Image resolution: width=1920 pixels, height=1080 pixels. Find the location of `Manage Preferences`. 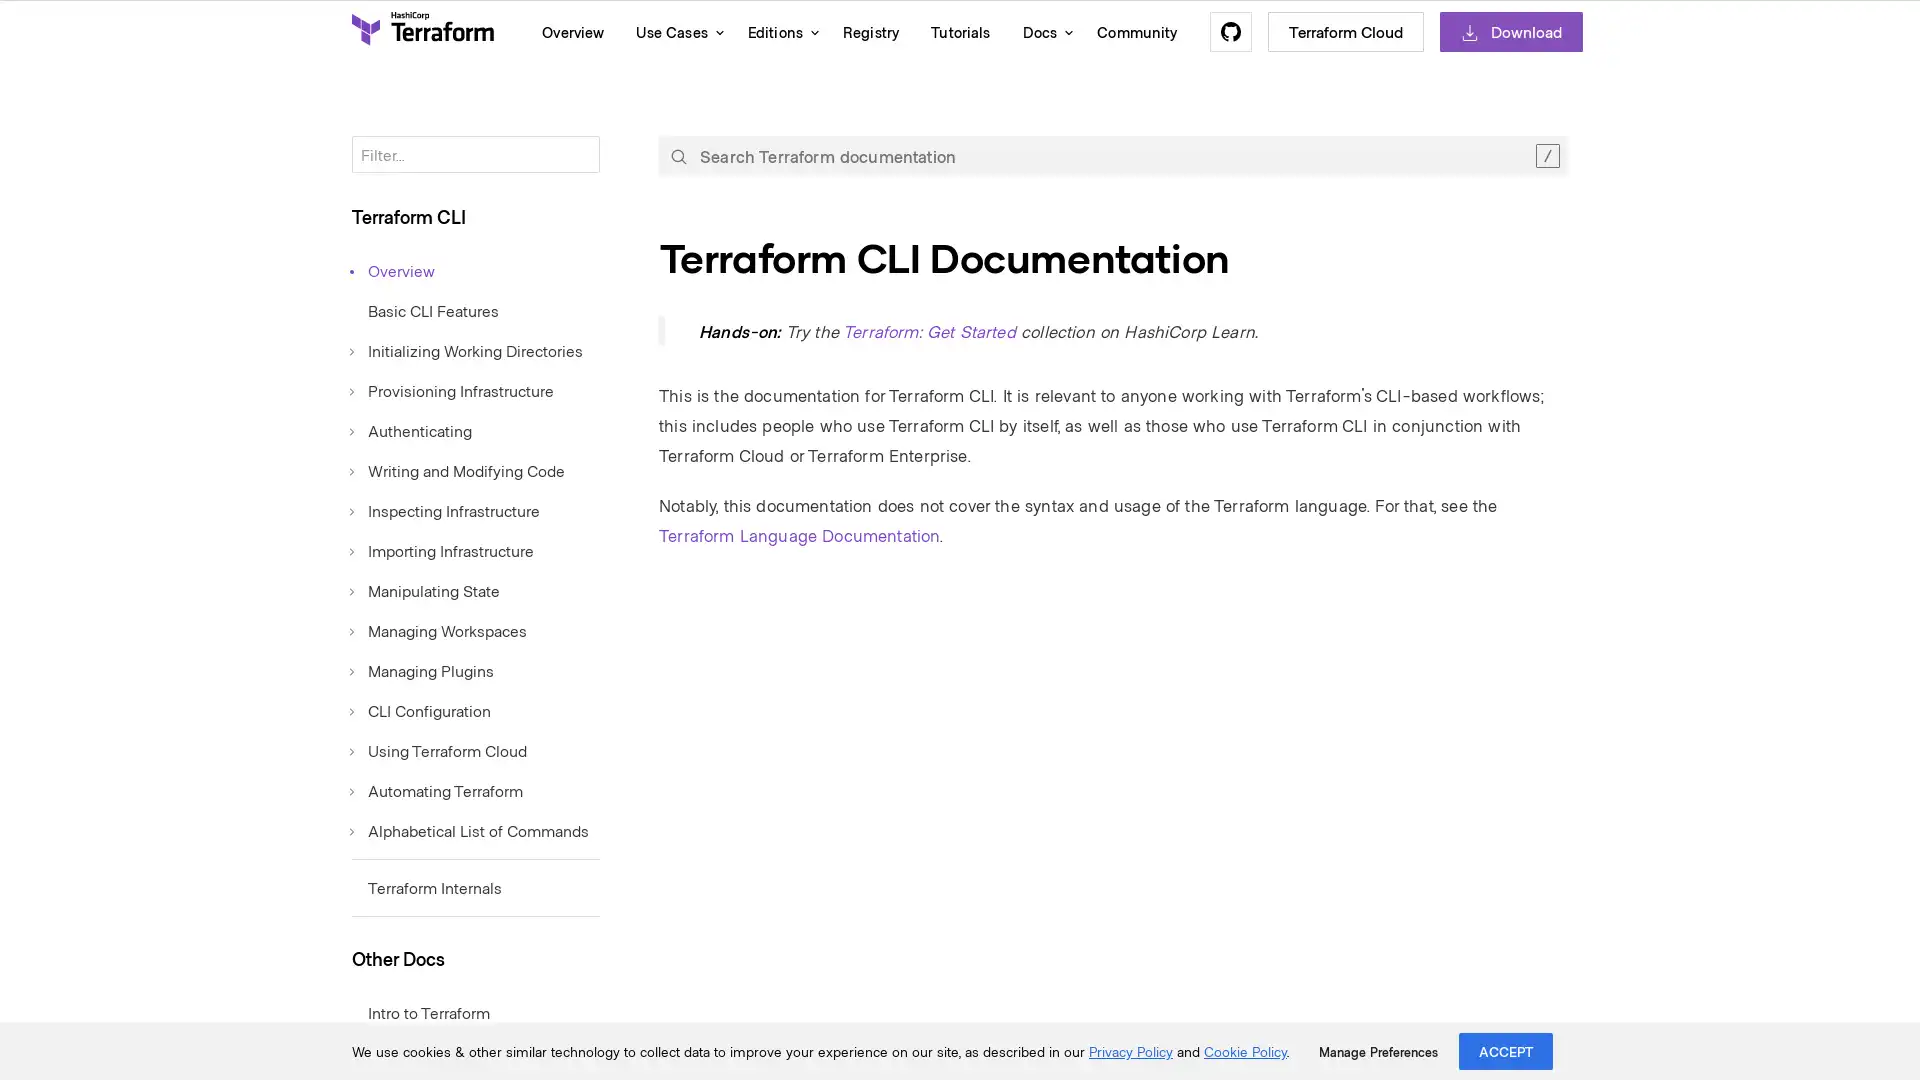

Manage Preferences is located at coordinates (1377, 1051).